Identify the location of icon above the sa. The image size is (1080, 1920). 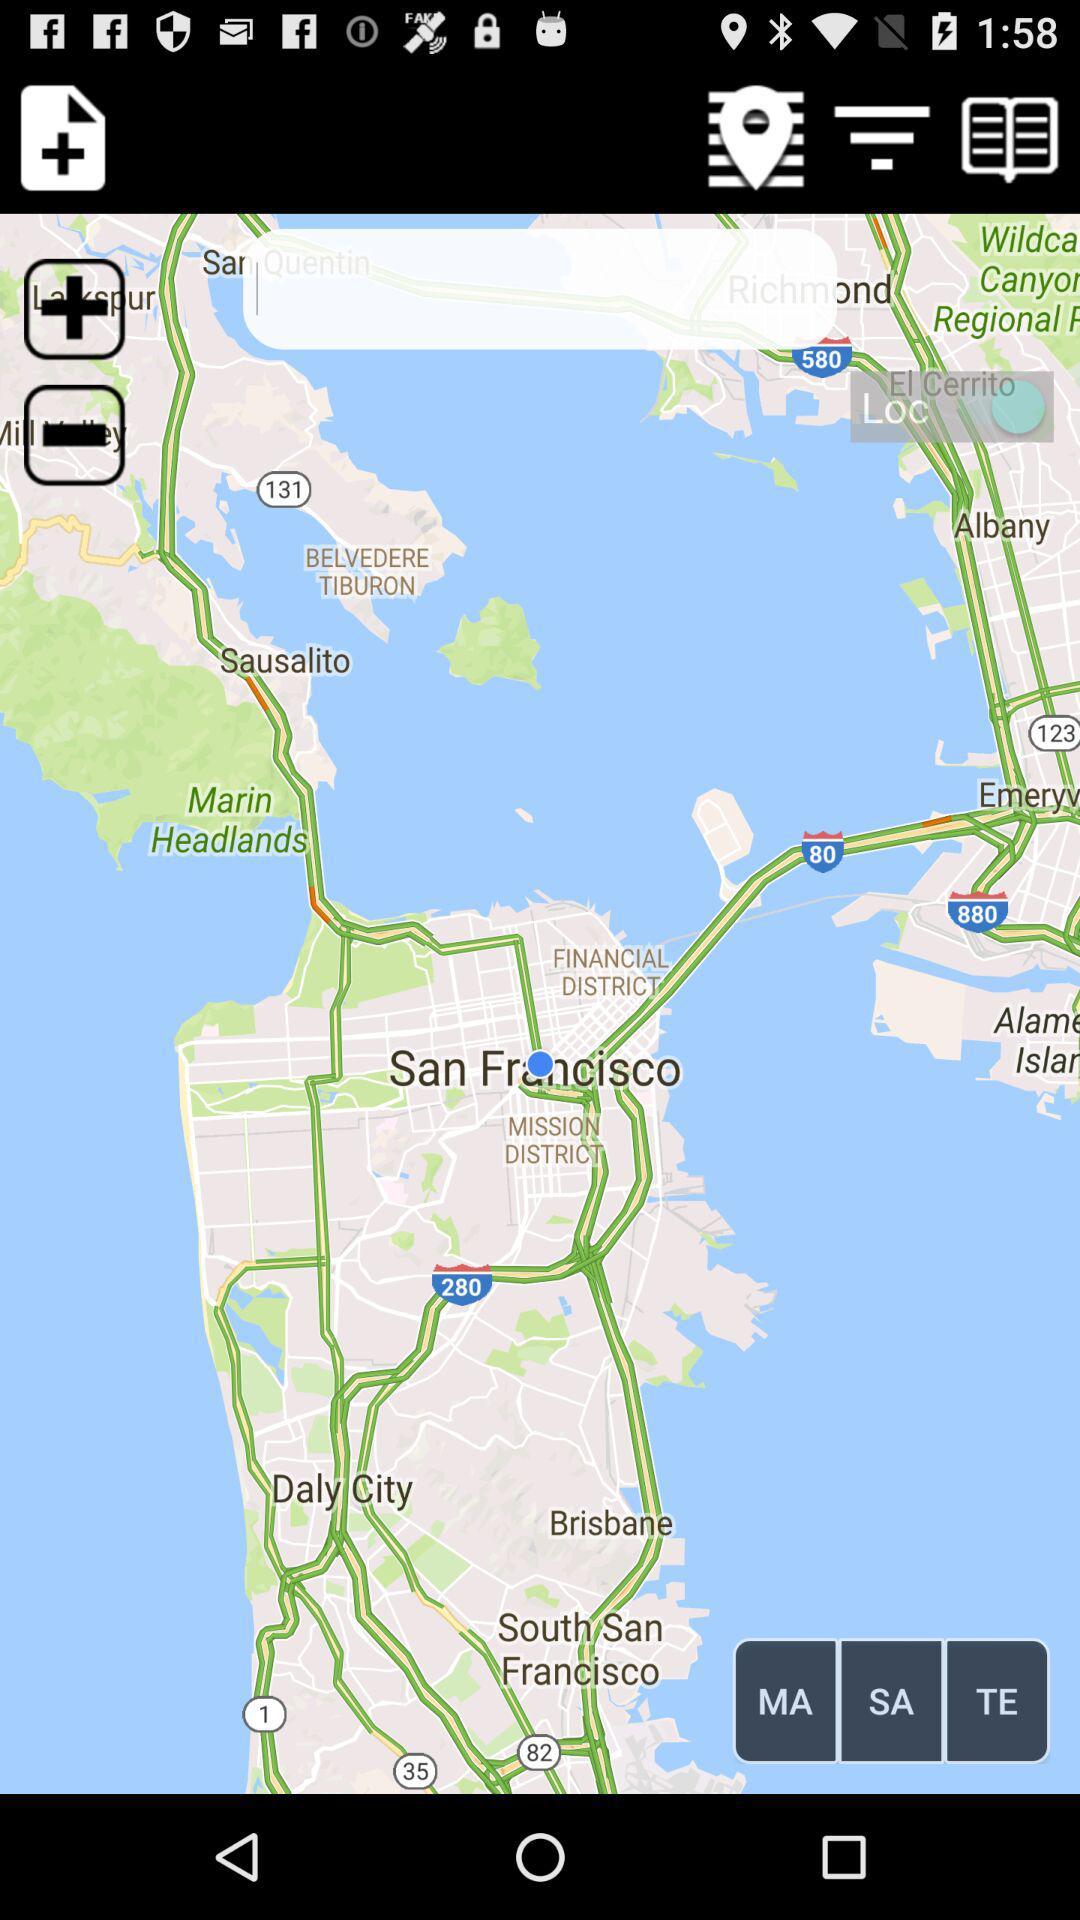
(951, 405).